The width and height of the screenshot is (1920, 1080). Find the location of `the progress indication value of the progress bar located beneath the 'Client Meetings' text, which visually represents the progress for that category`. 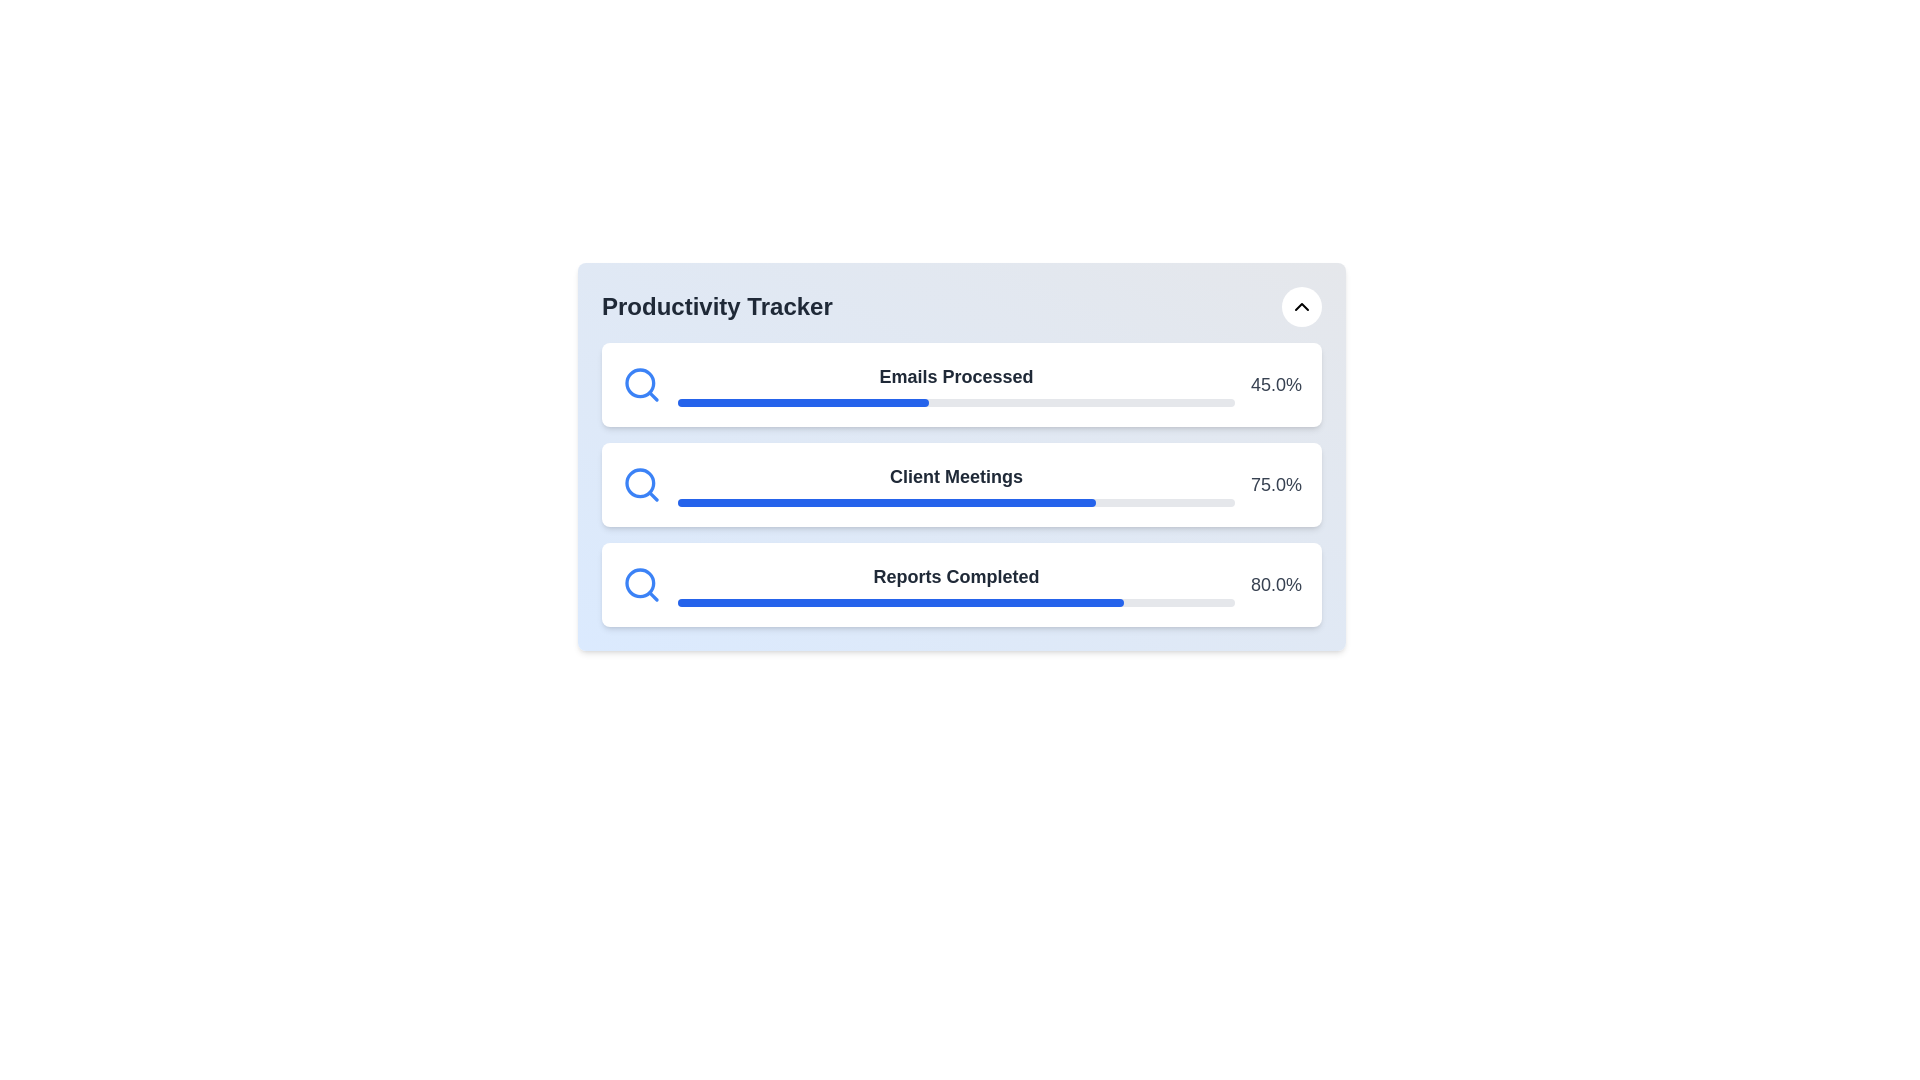

the progress indication value of the progress bar located beneath the 'Client Meetings' text, which visually represents the progress for that category is located at coordinates (955, 501).